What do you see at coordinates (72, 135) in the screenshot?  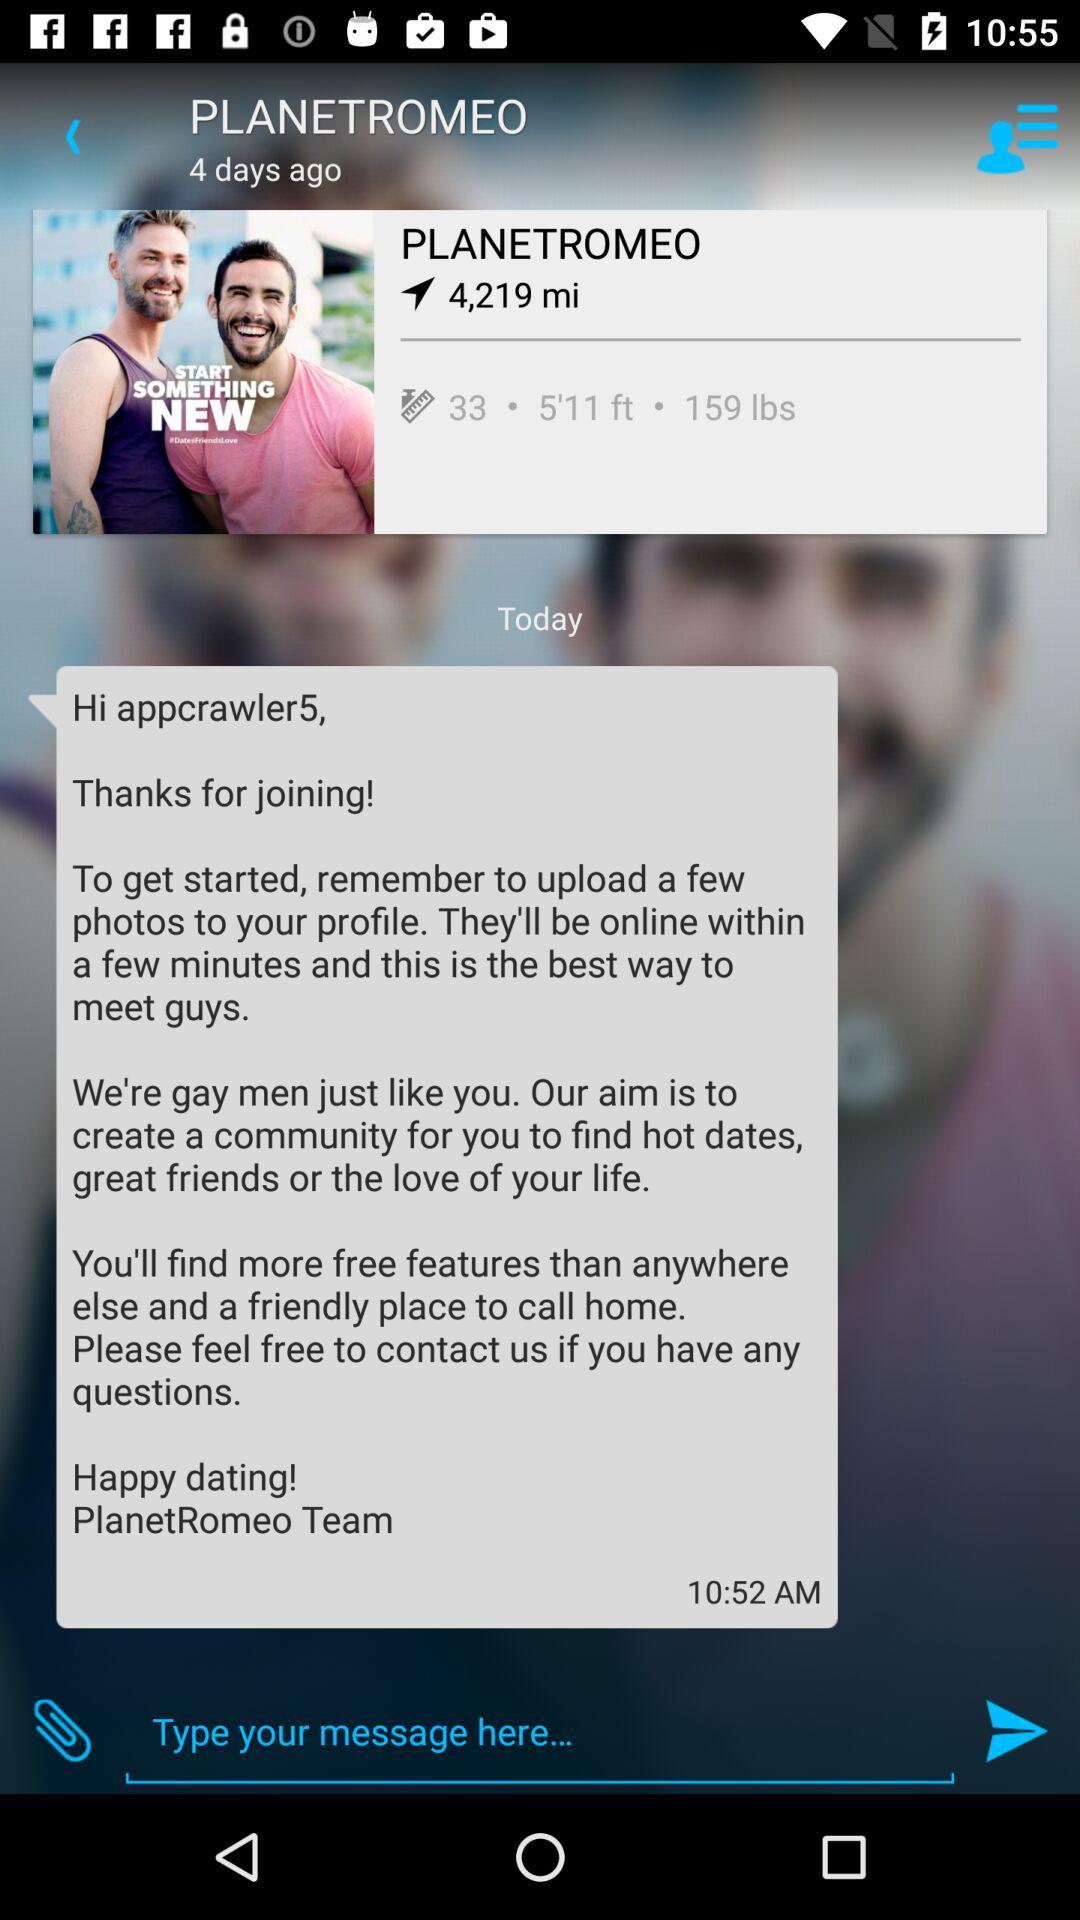 I see `item next to the planetromeo item` at bounding box center [72, 135].